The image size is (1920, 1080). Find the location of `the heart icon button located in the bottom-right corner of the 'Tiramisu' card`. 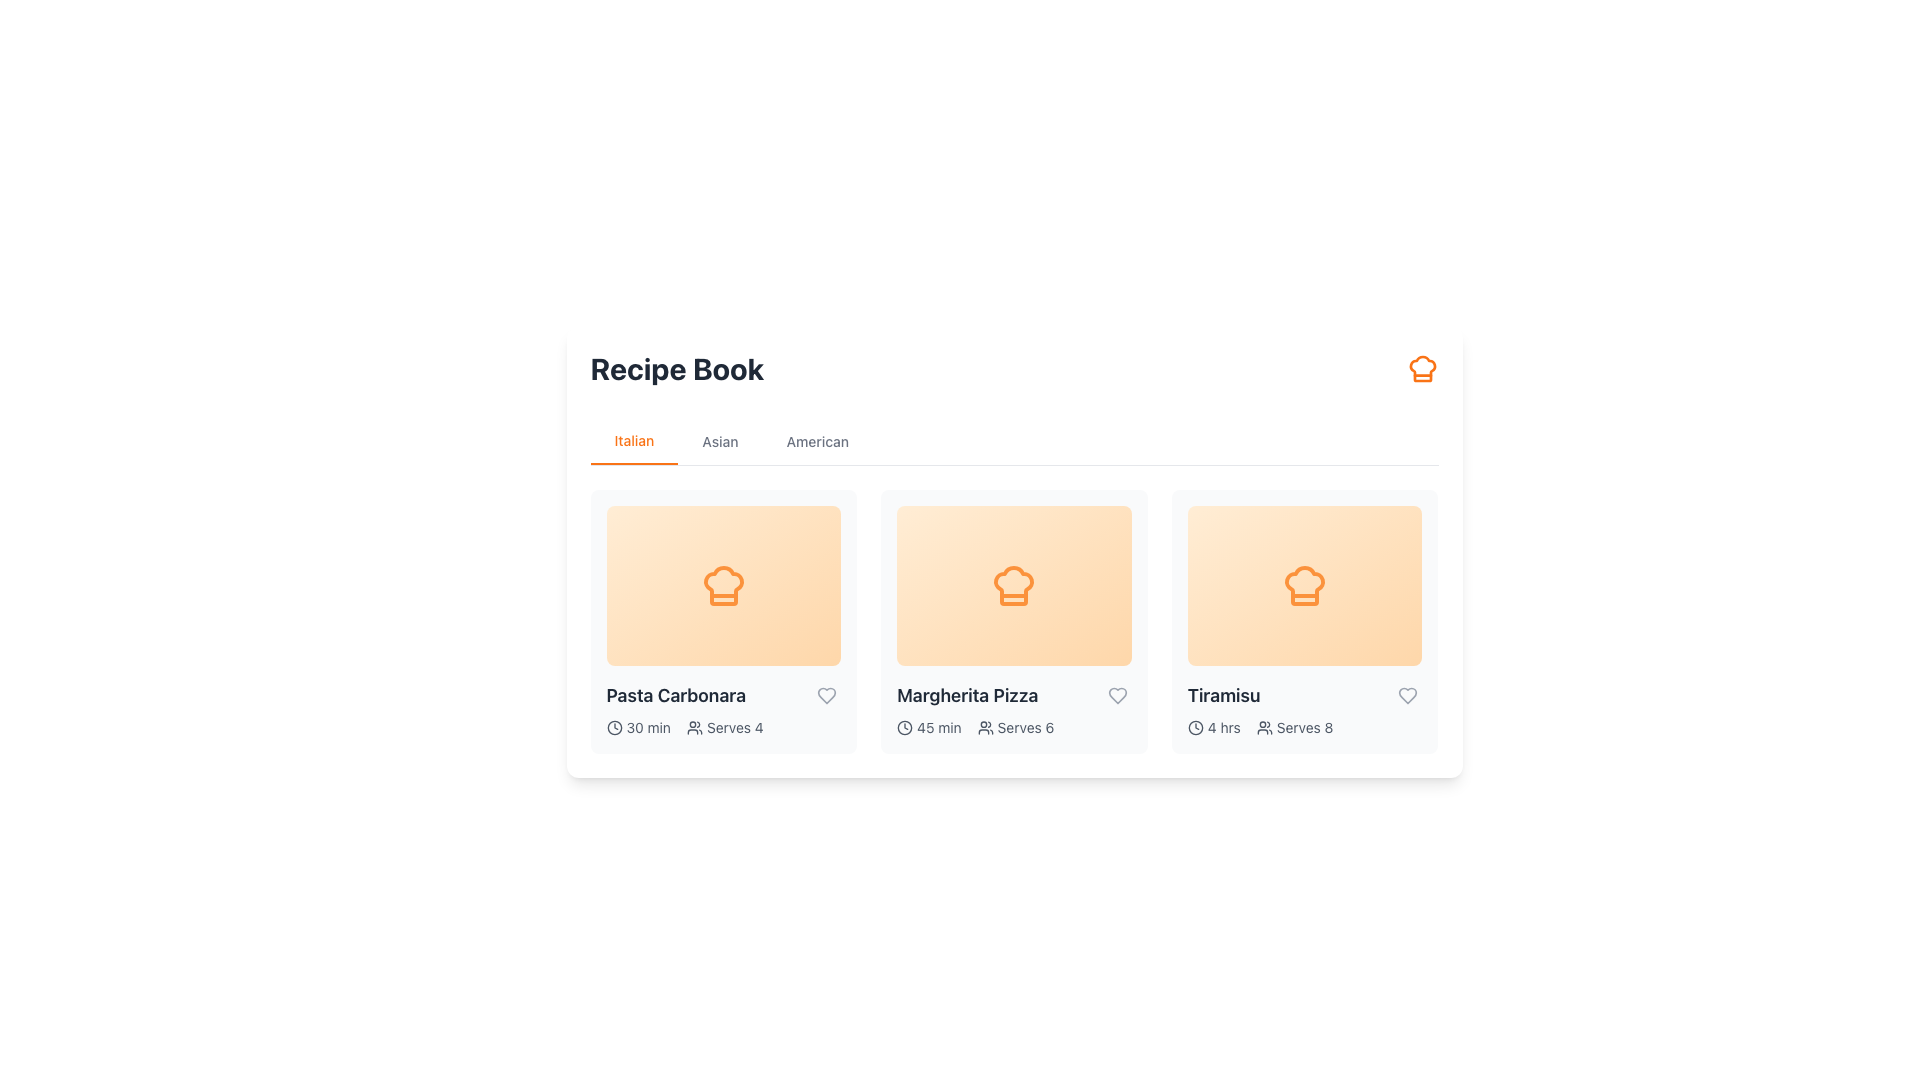

the heart icon button located in the bottom-right corner of the 'Tiramisu' card is located at coordinates (1407, 694).